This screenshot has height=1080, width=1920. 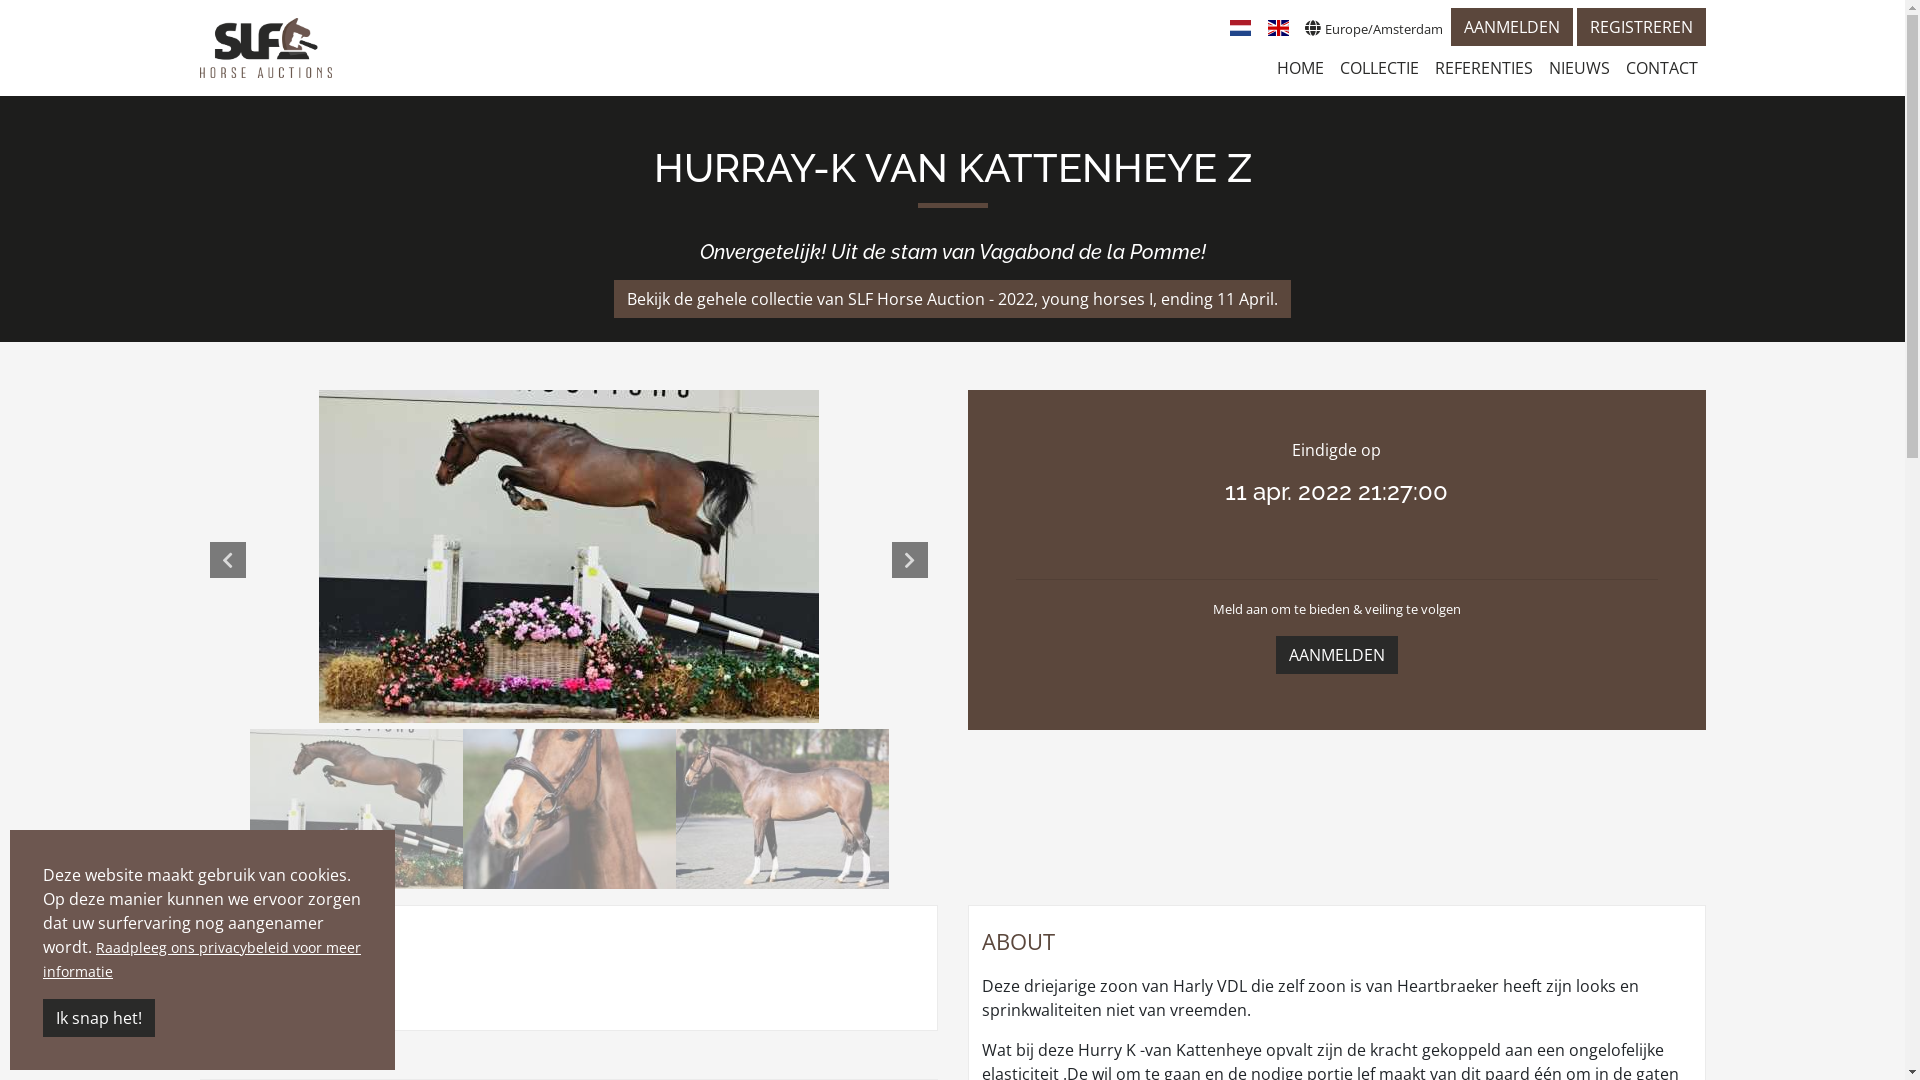 I want to click on 'COLLECTIE', so click(x=1378, y=67).